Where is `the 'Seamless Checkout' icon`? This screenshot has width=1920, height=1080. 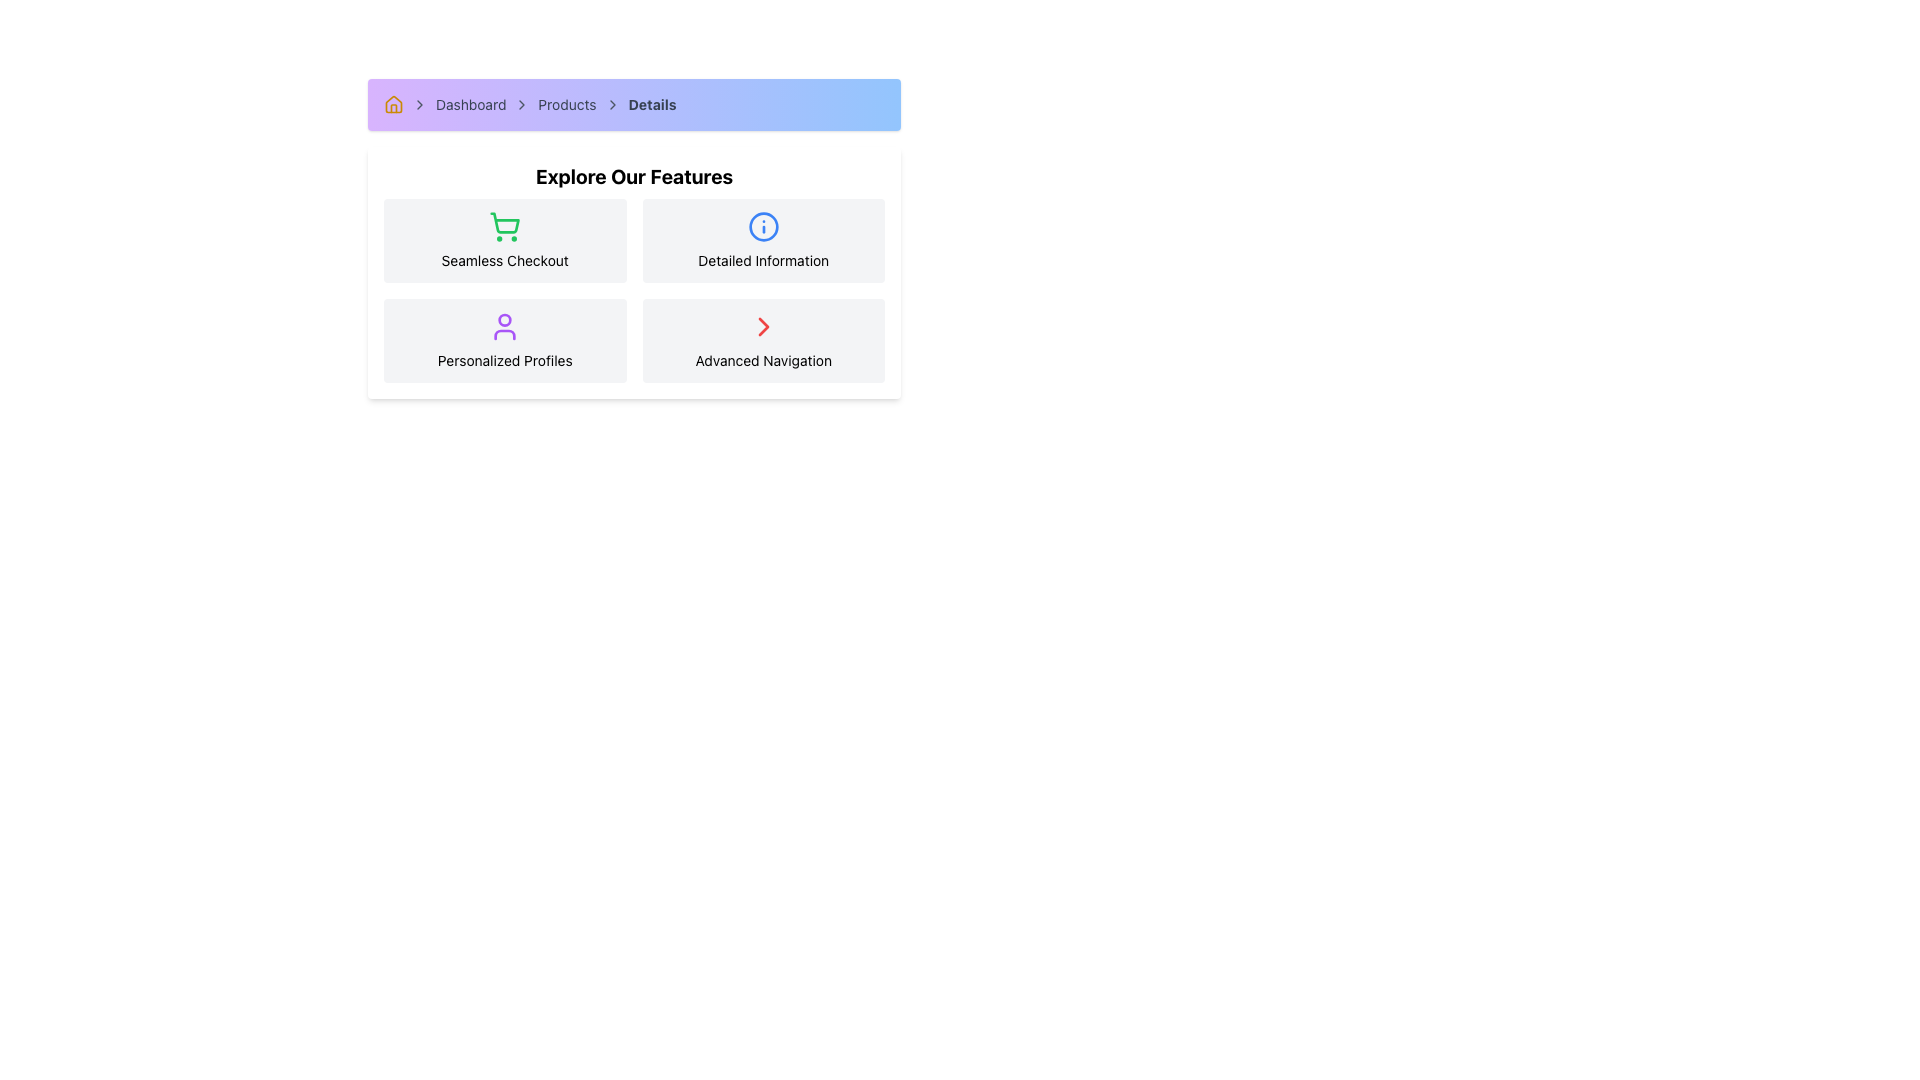
the 'Seamless Checkout' icon is located at coordinates (505, 226).